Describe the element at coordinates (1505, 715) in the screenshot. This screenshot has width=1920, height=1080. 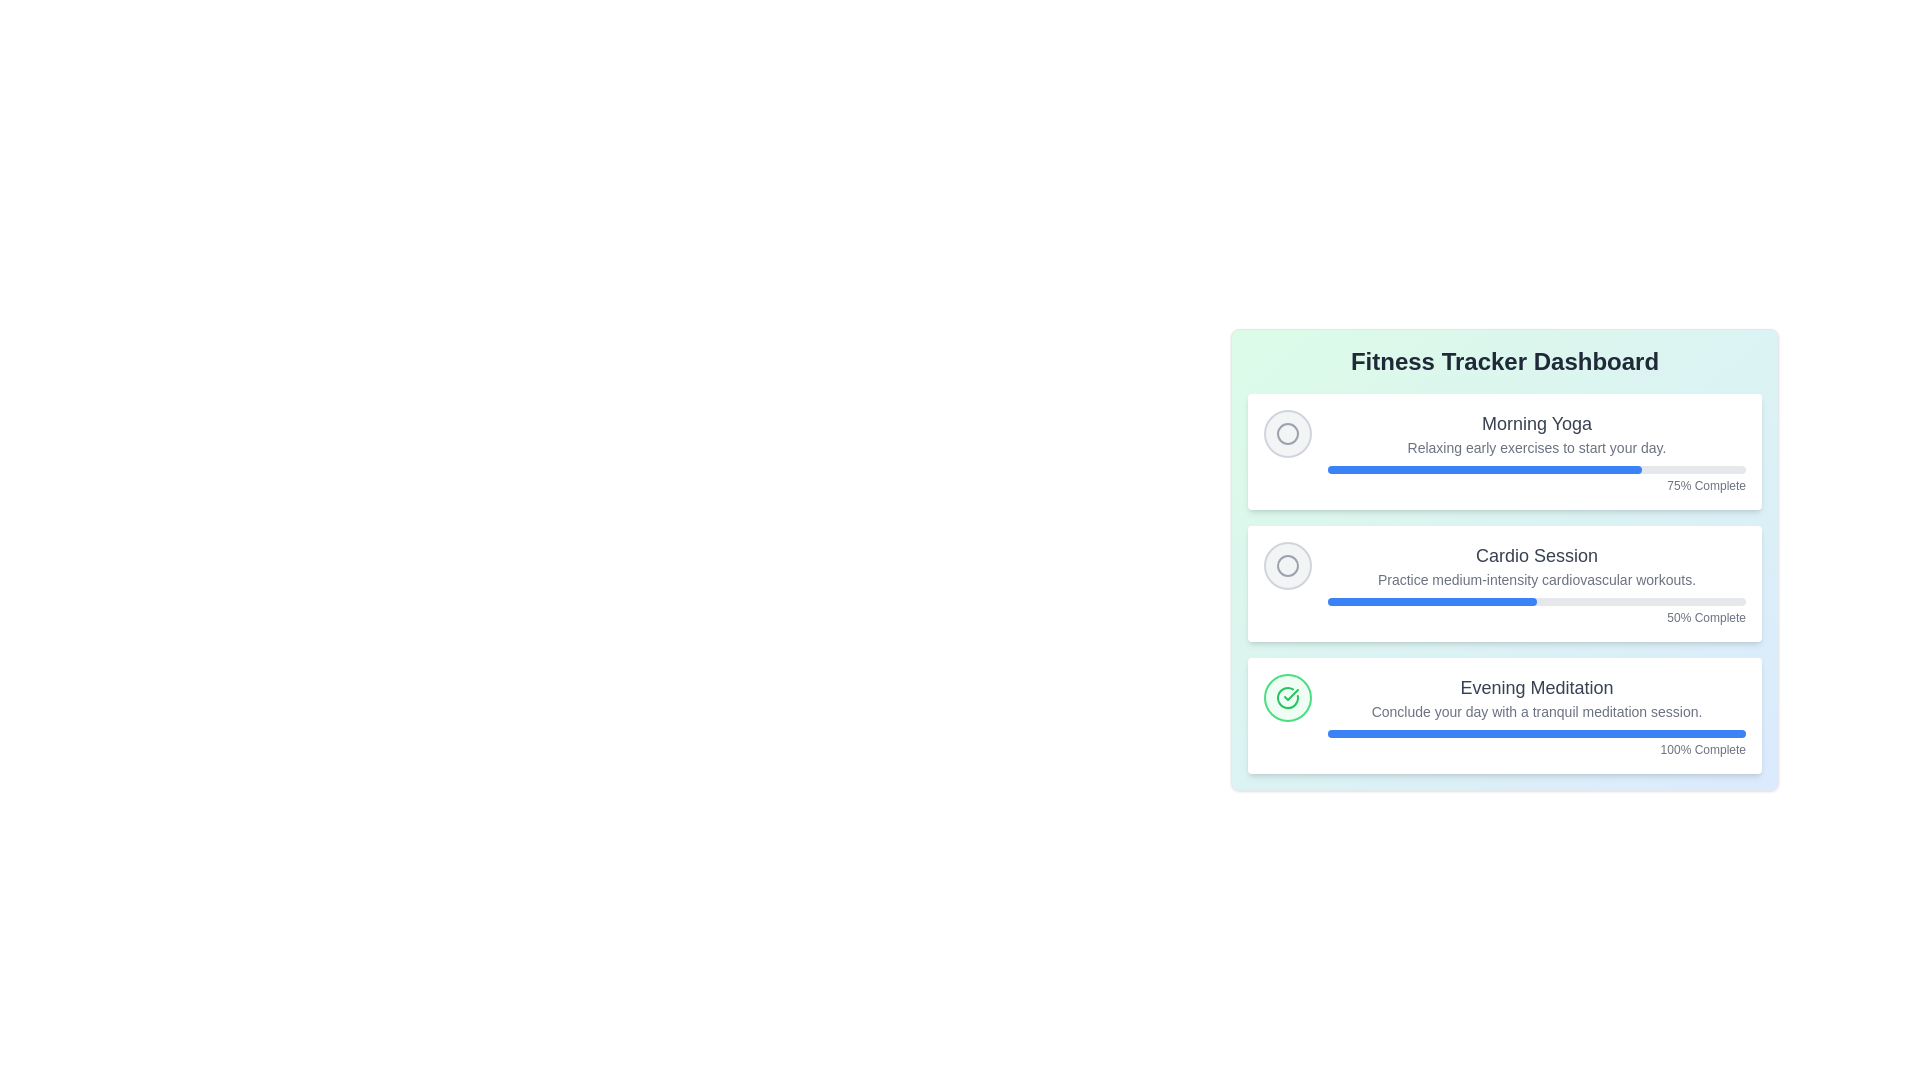
I see `title and description of the informational box indicating the completion status of the 'Evening Meditation' activity, which is positioned as the third item in a vertical stack of three sections` at that location.